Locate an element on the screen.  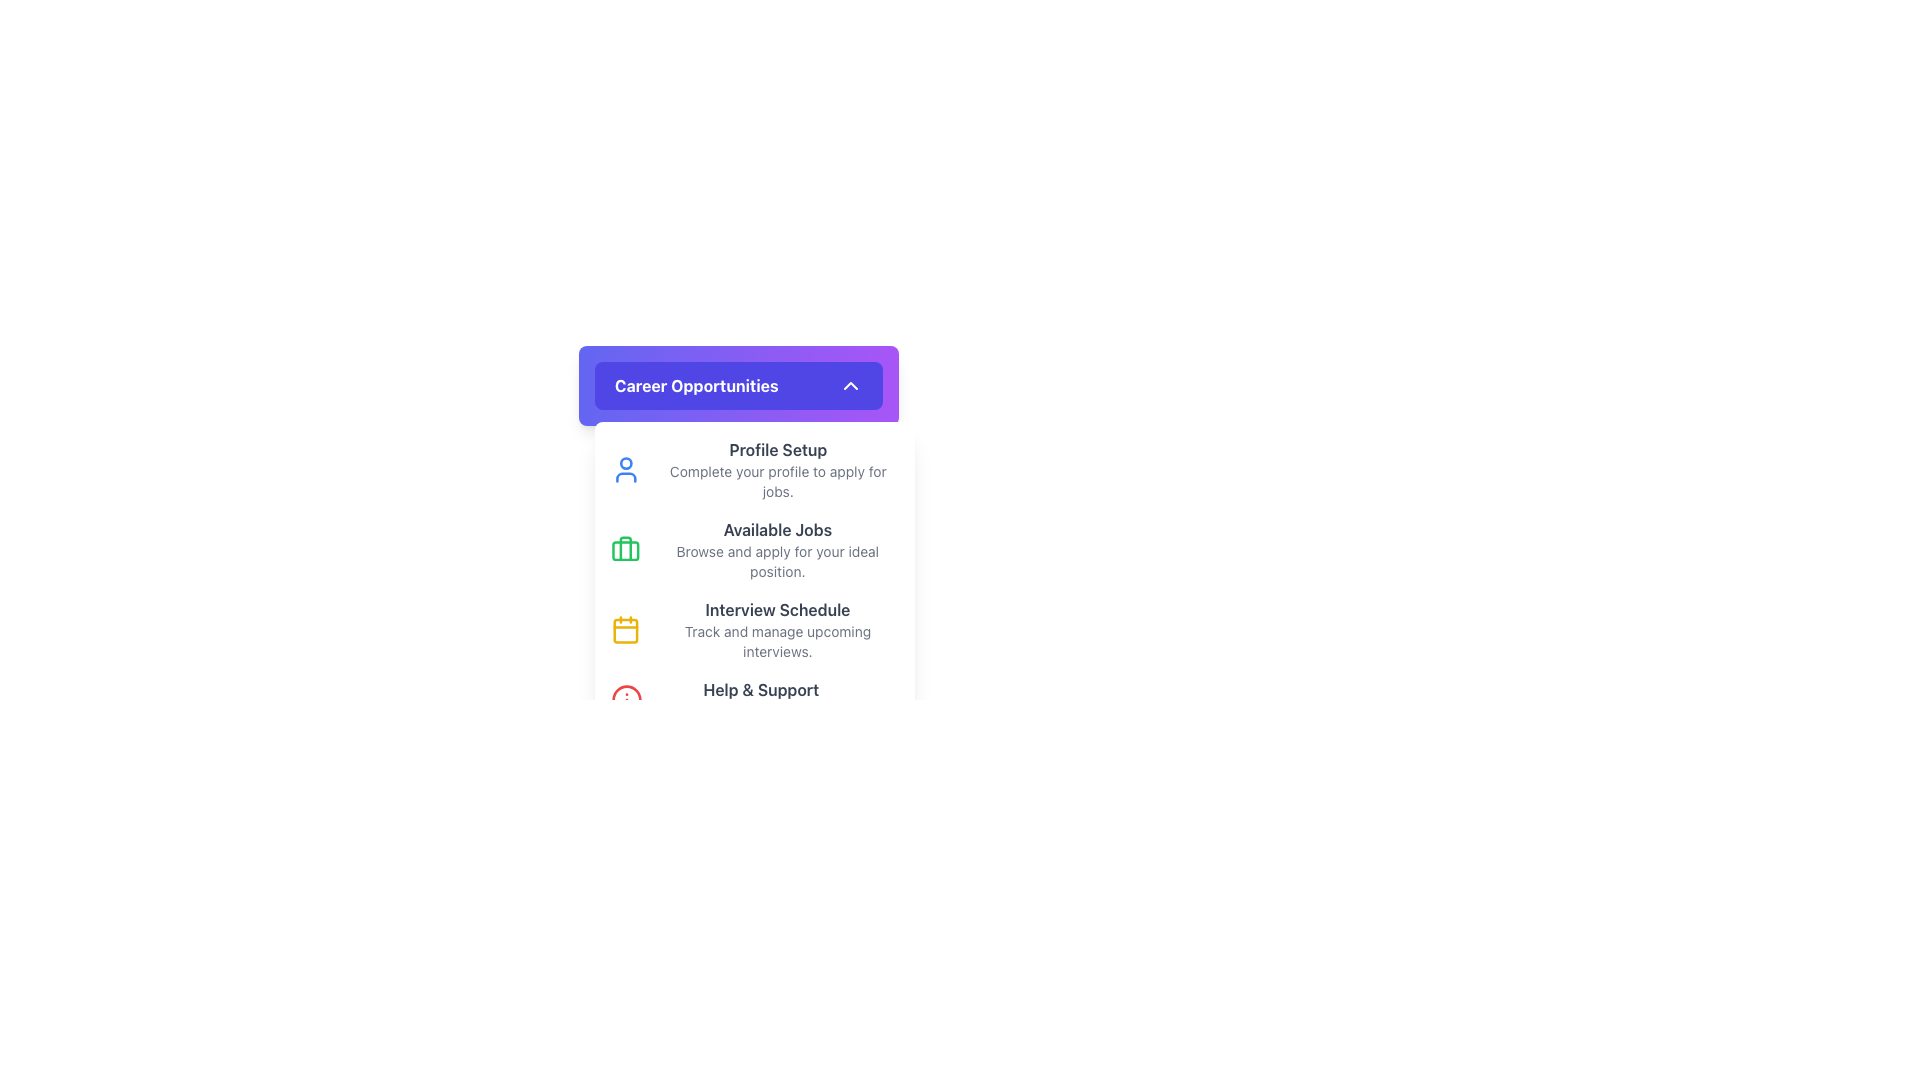
the text element reading 'Track and manage upcoming interviews.' which is styled in a smaller gray font and is located below the 'Interview Schedule' heading is located at coordinates (776, 641).